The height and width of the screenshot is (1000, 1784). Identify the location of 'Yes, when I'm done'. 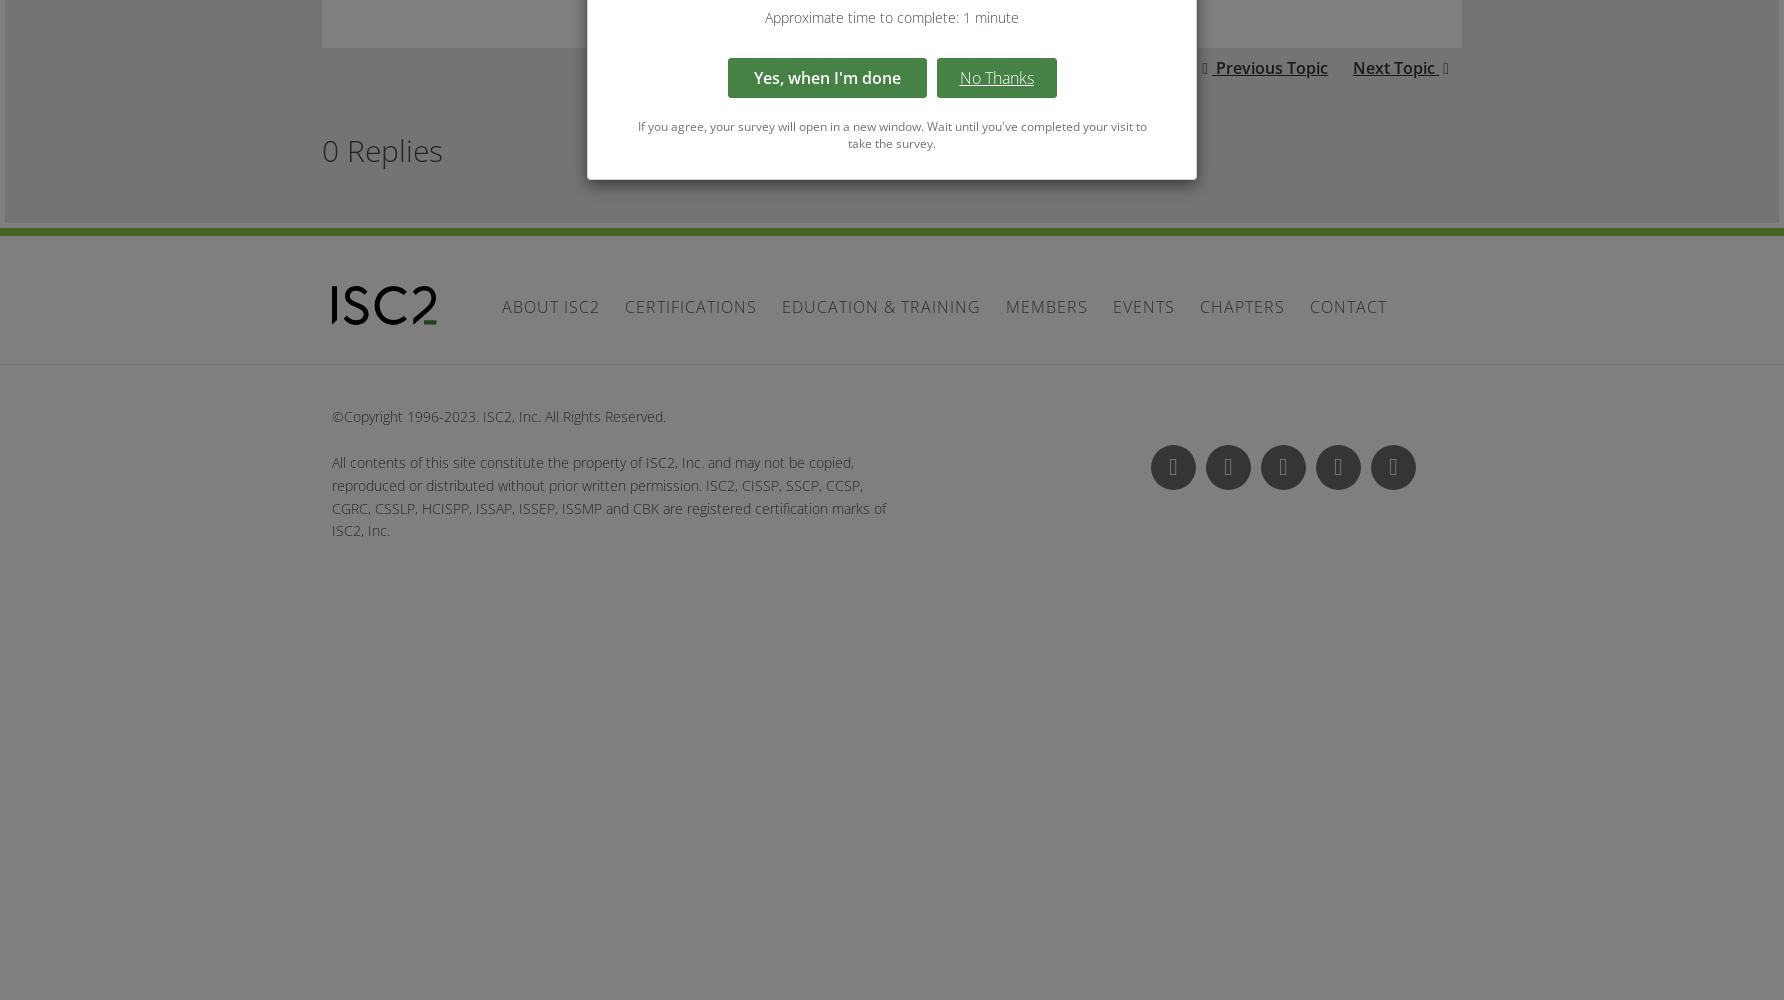
(825, 76).